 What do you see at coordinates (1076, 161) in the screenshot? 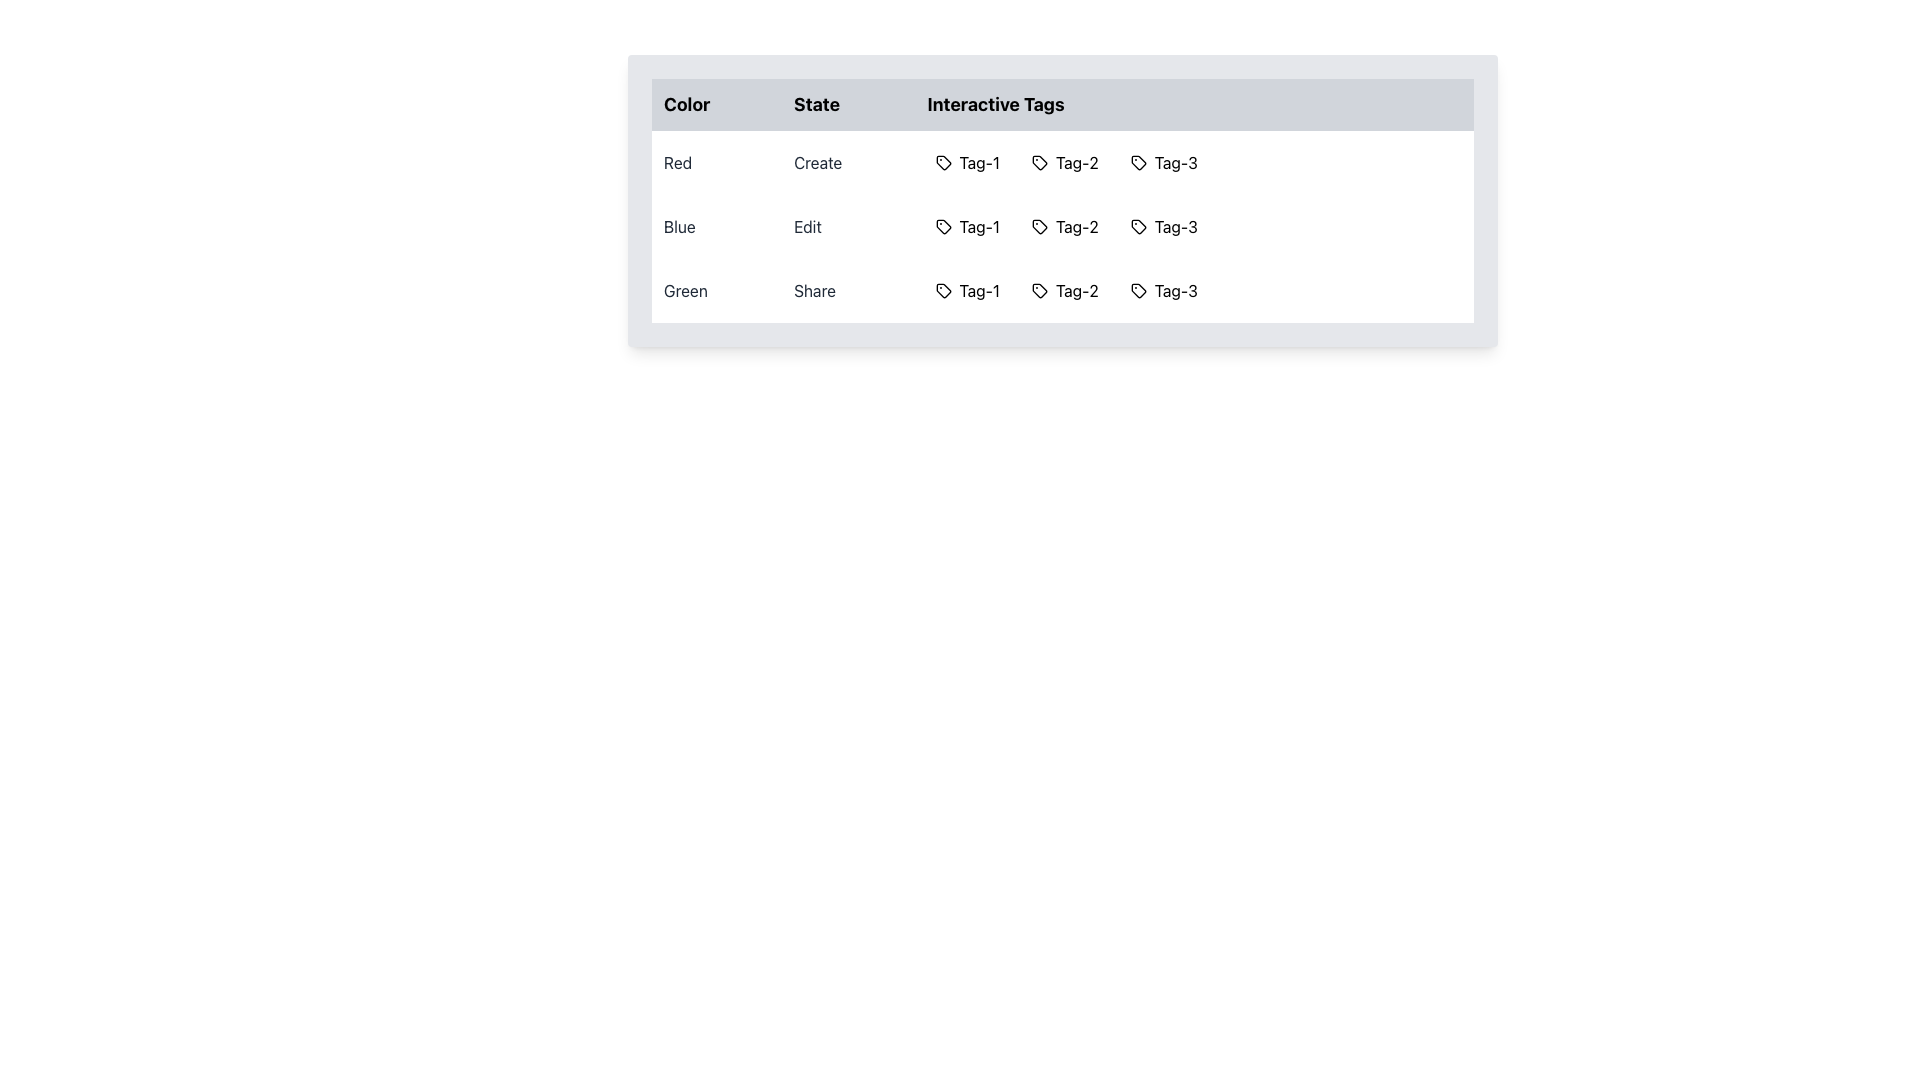
I see `the Text Label in the second column of the 'Interactive Tags' section, located right after a tag icon` at bounding box center [1076, 161].